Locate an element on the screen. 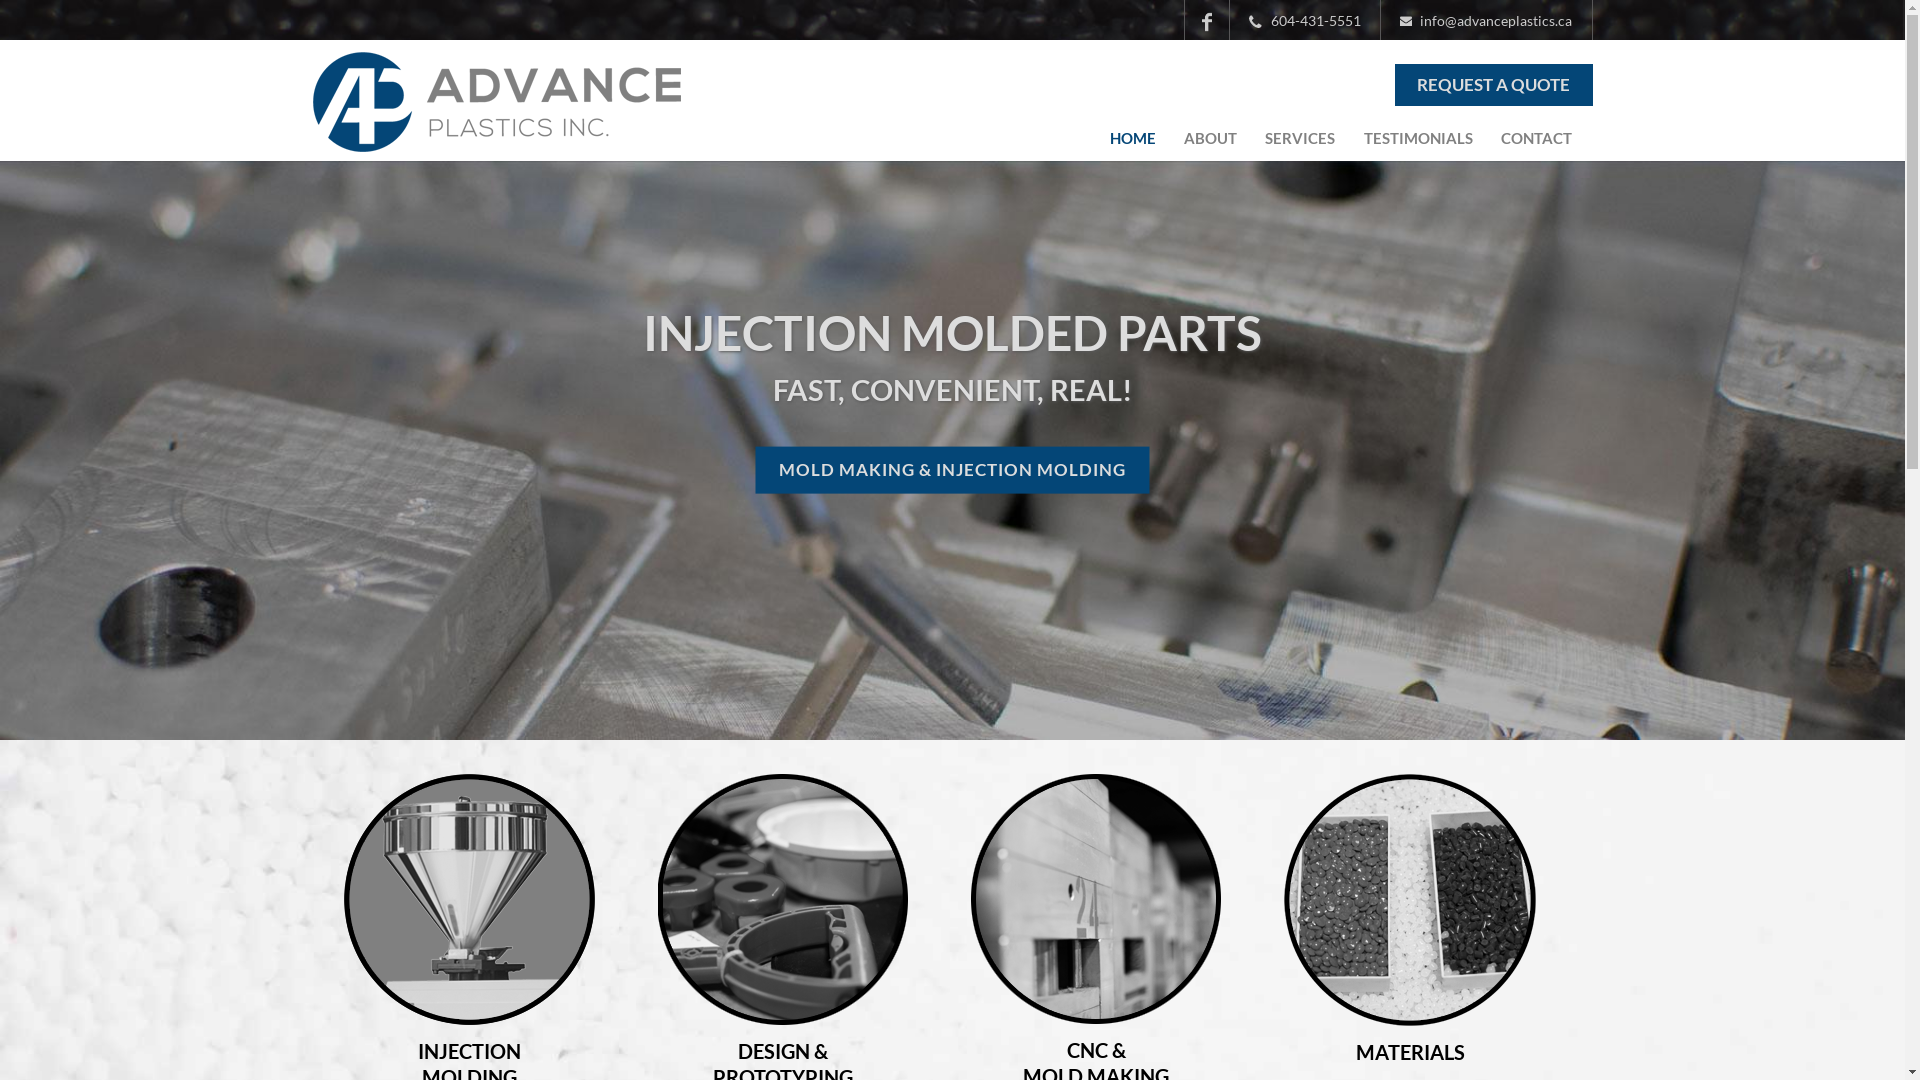 Image resolution: width=1920 pixels, height=1080 pixels. 'CONTACT' is located at coordinates (1494, 137).